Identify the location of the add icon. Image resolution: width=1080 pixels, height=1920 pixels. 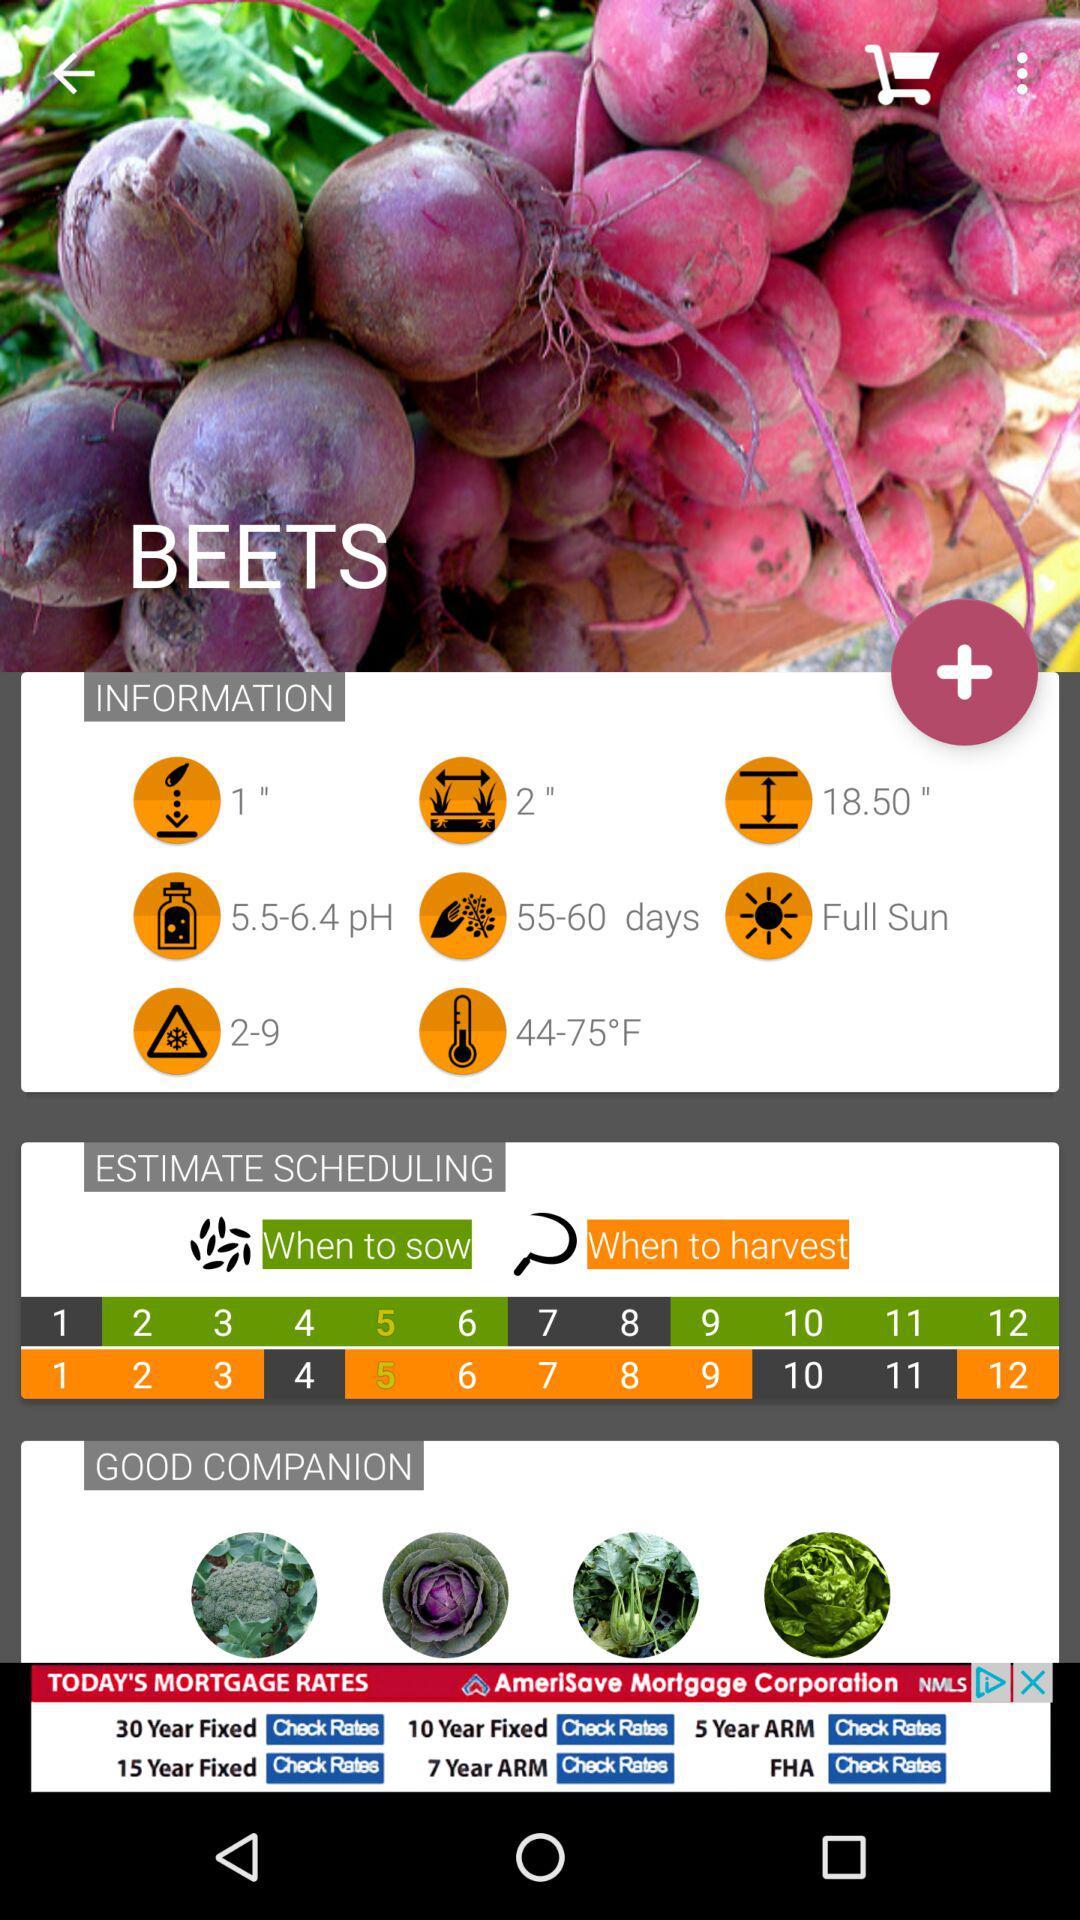
(963, 672).